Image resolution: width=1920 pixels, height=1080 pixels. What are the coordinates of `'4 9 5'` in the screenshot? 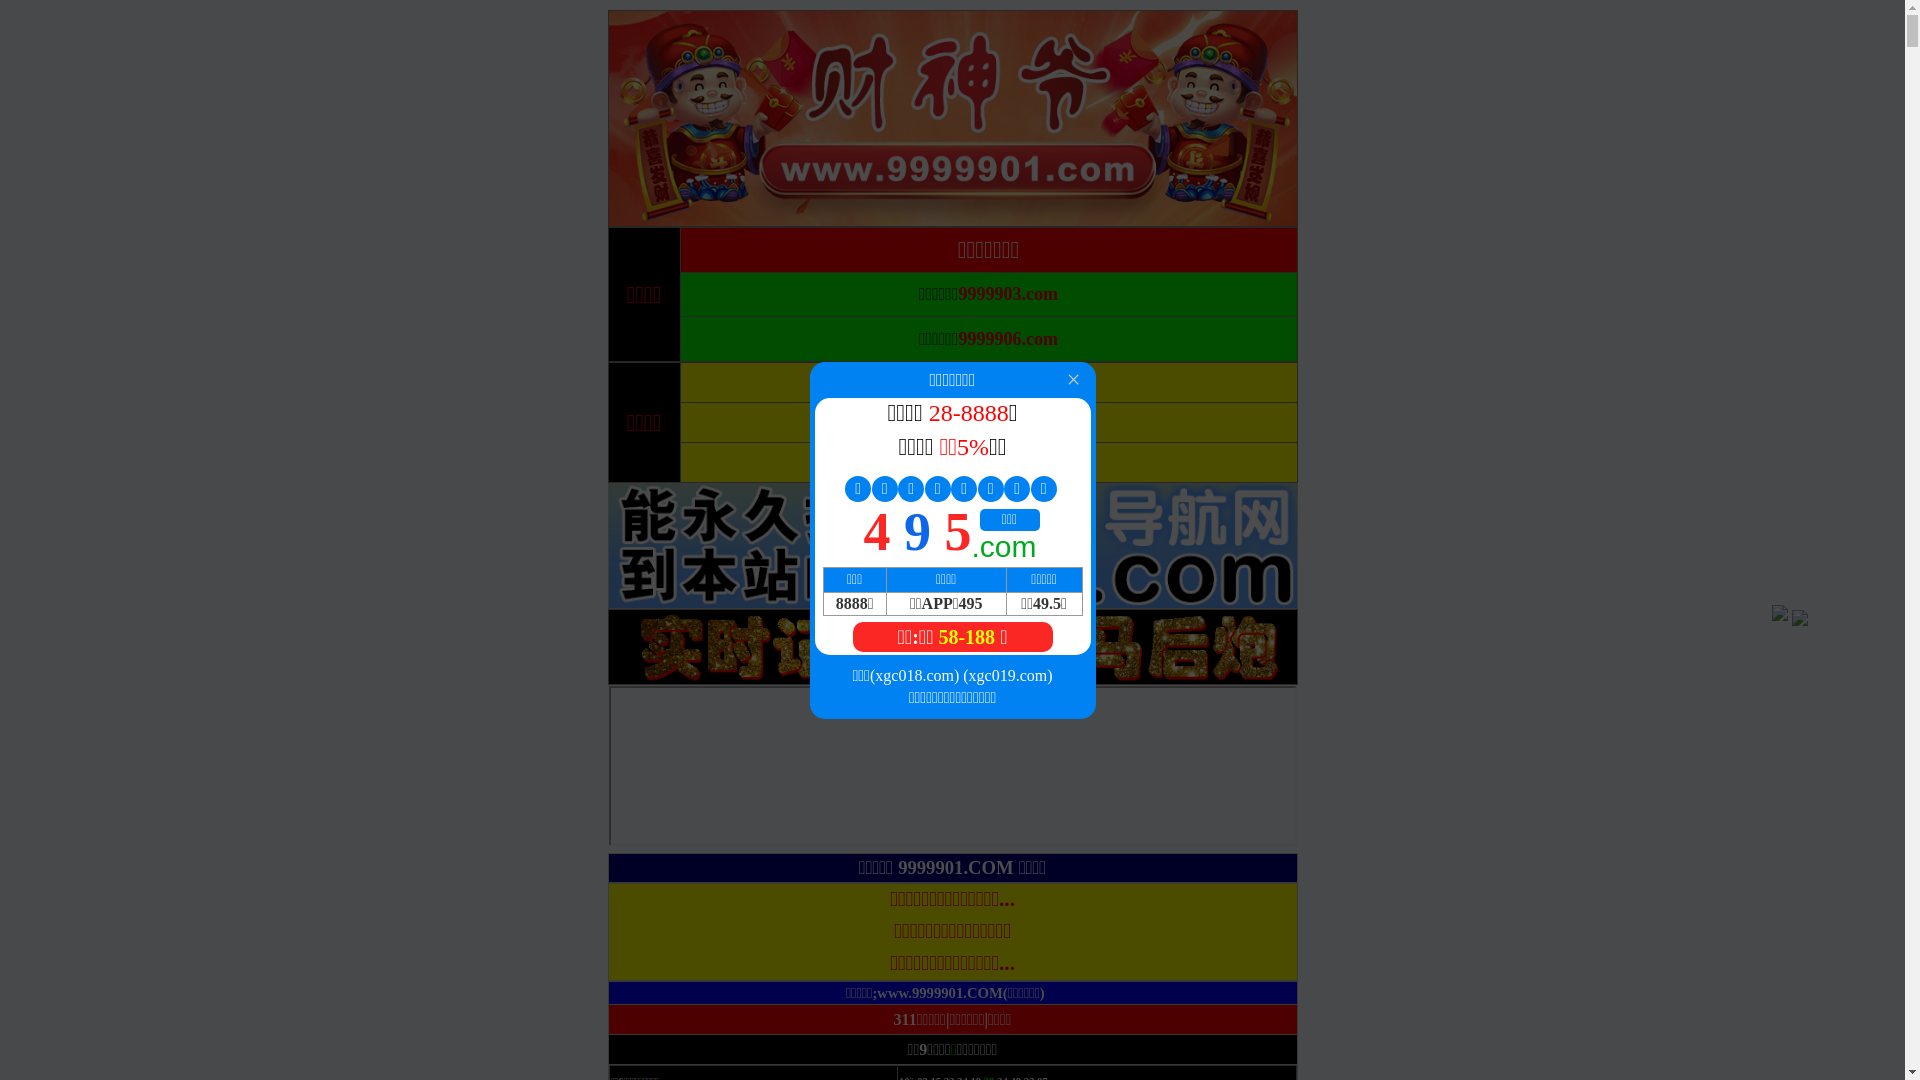 It's located at (916, 530).